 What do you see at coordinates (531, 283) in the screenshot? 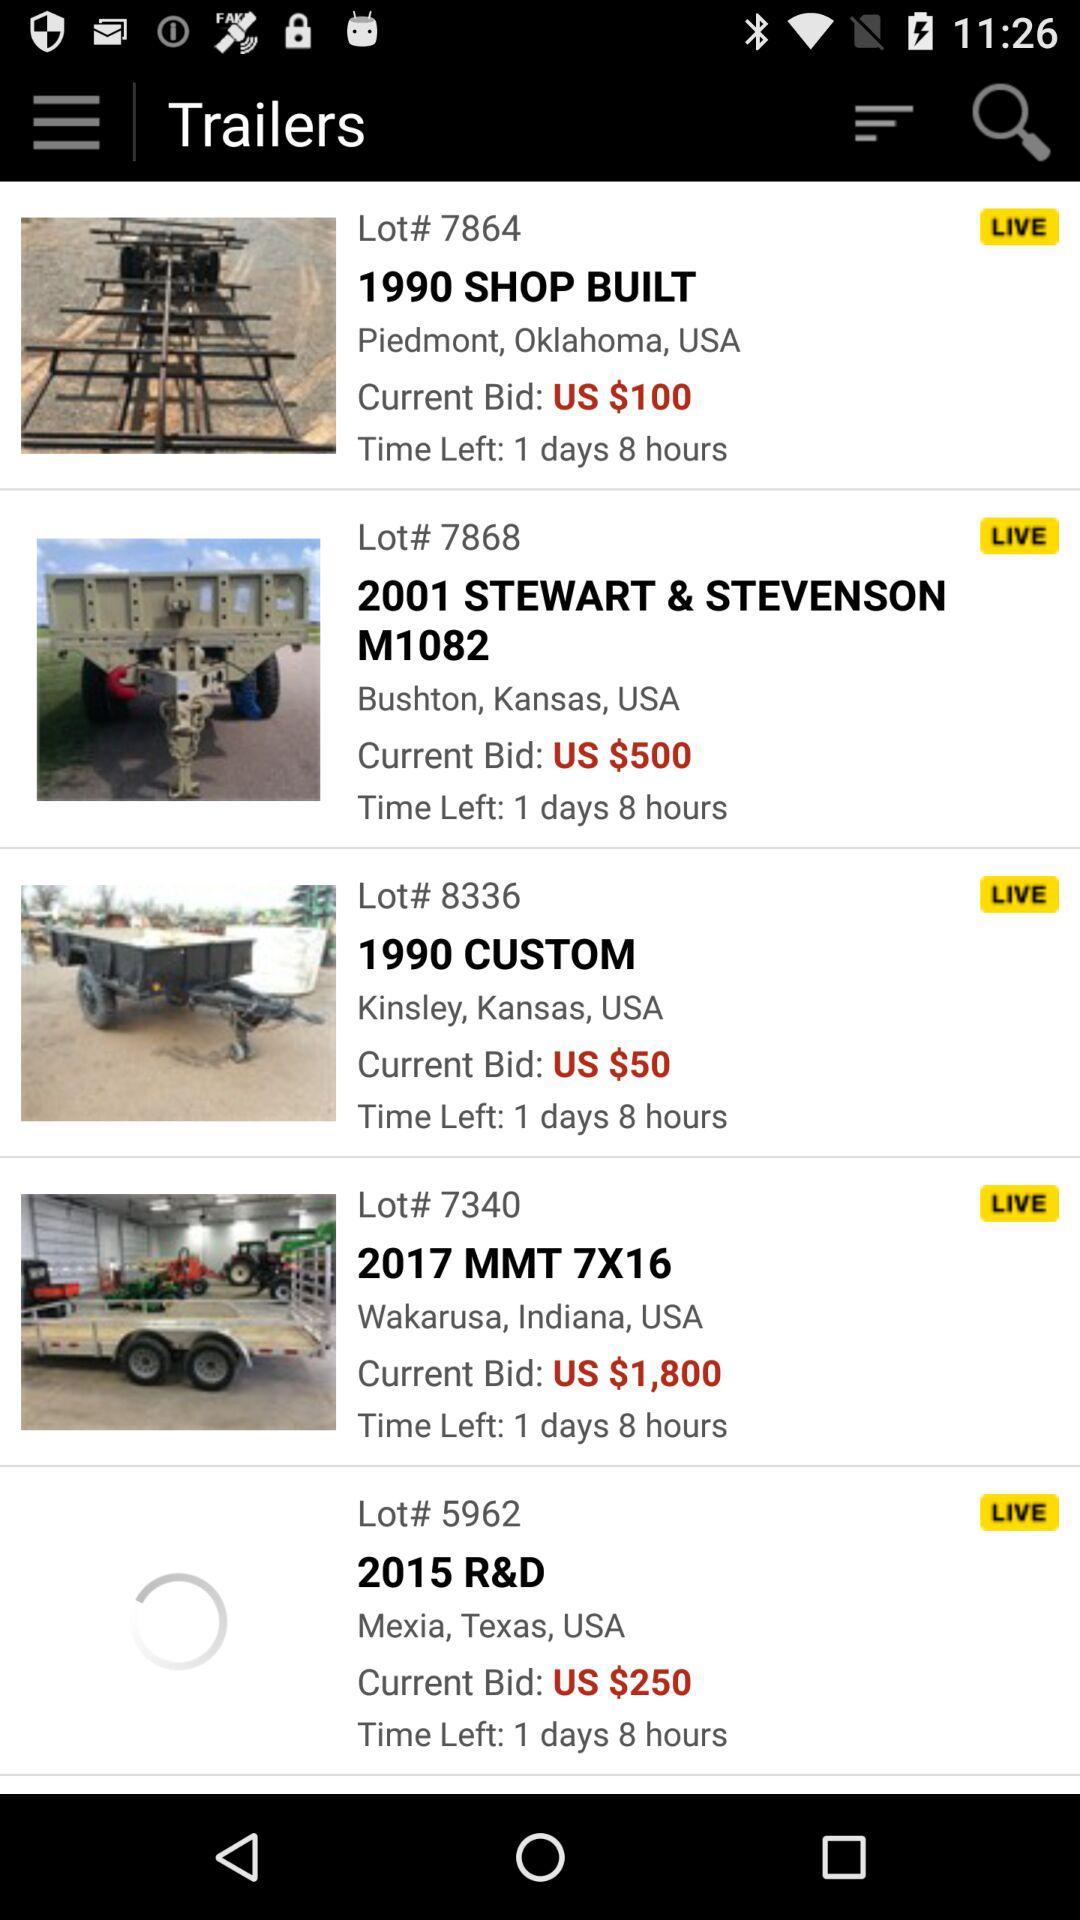
I see `item above the piedmont, oklahoma, usa item` at bounding box center [531, 283].